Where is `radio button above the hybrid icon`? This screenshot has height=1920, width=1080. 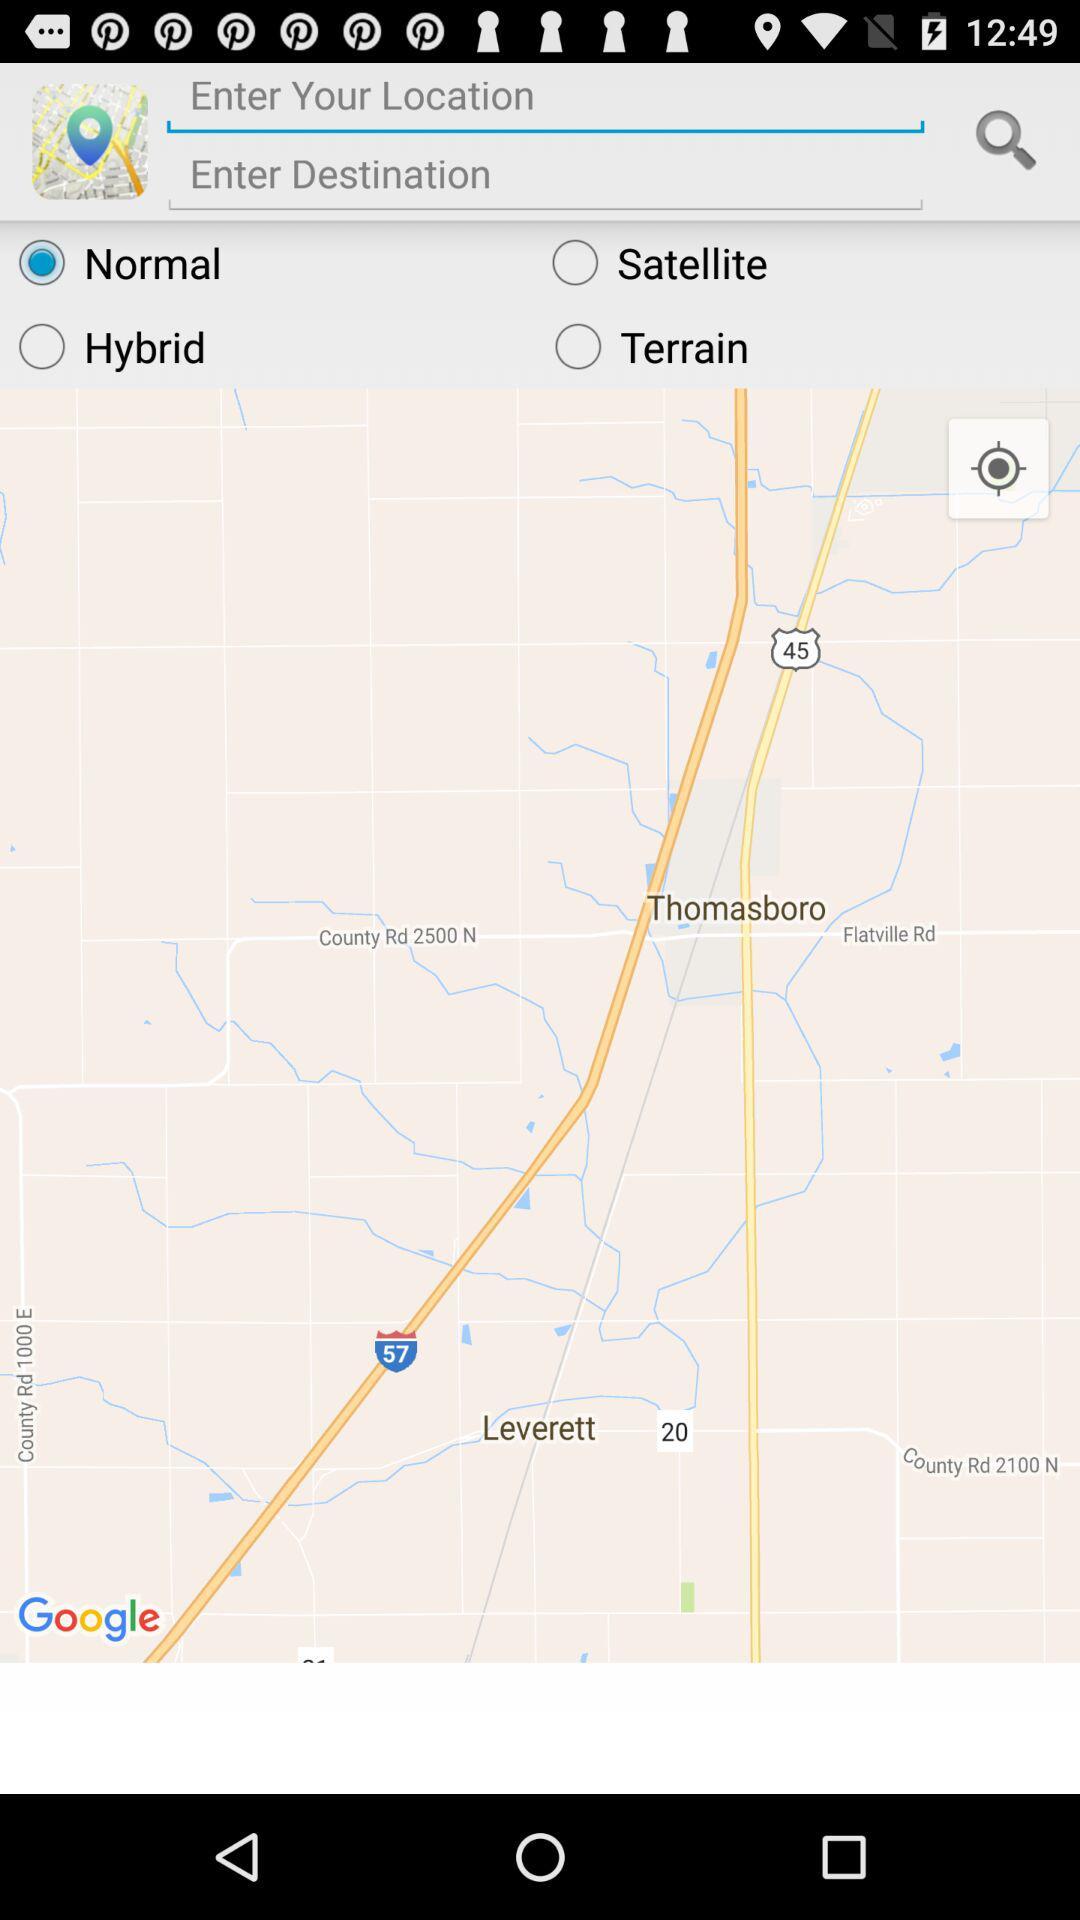
radio button above the hybrid icon is located at coordinates (265, 261).